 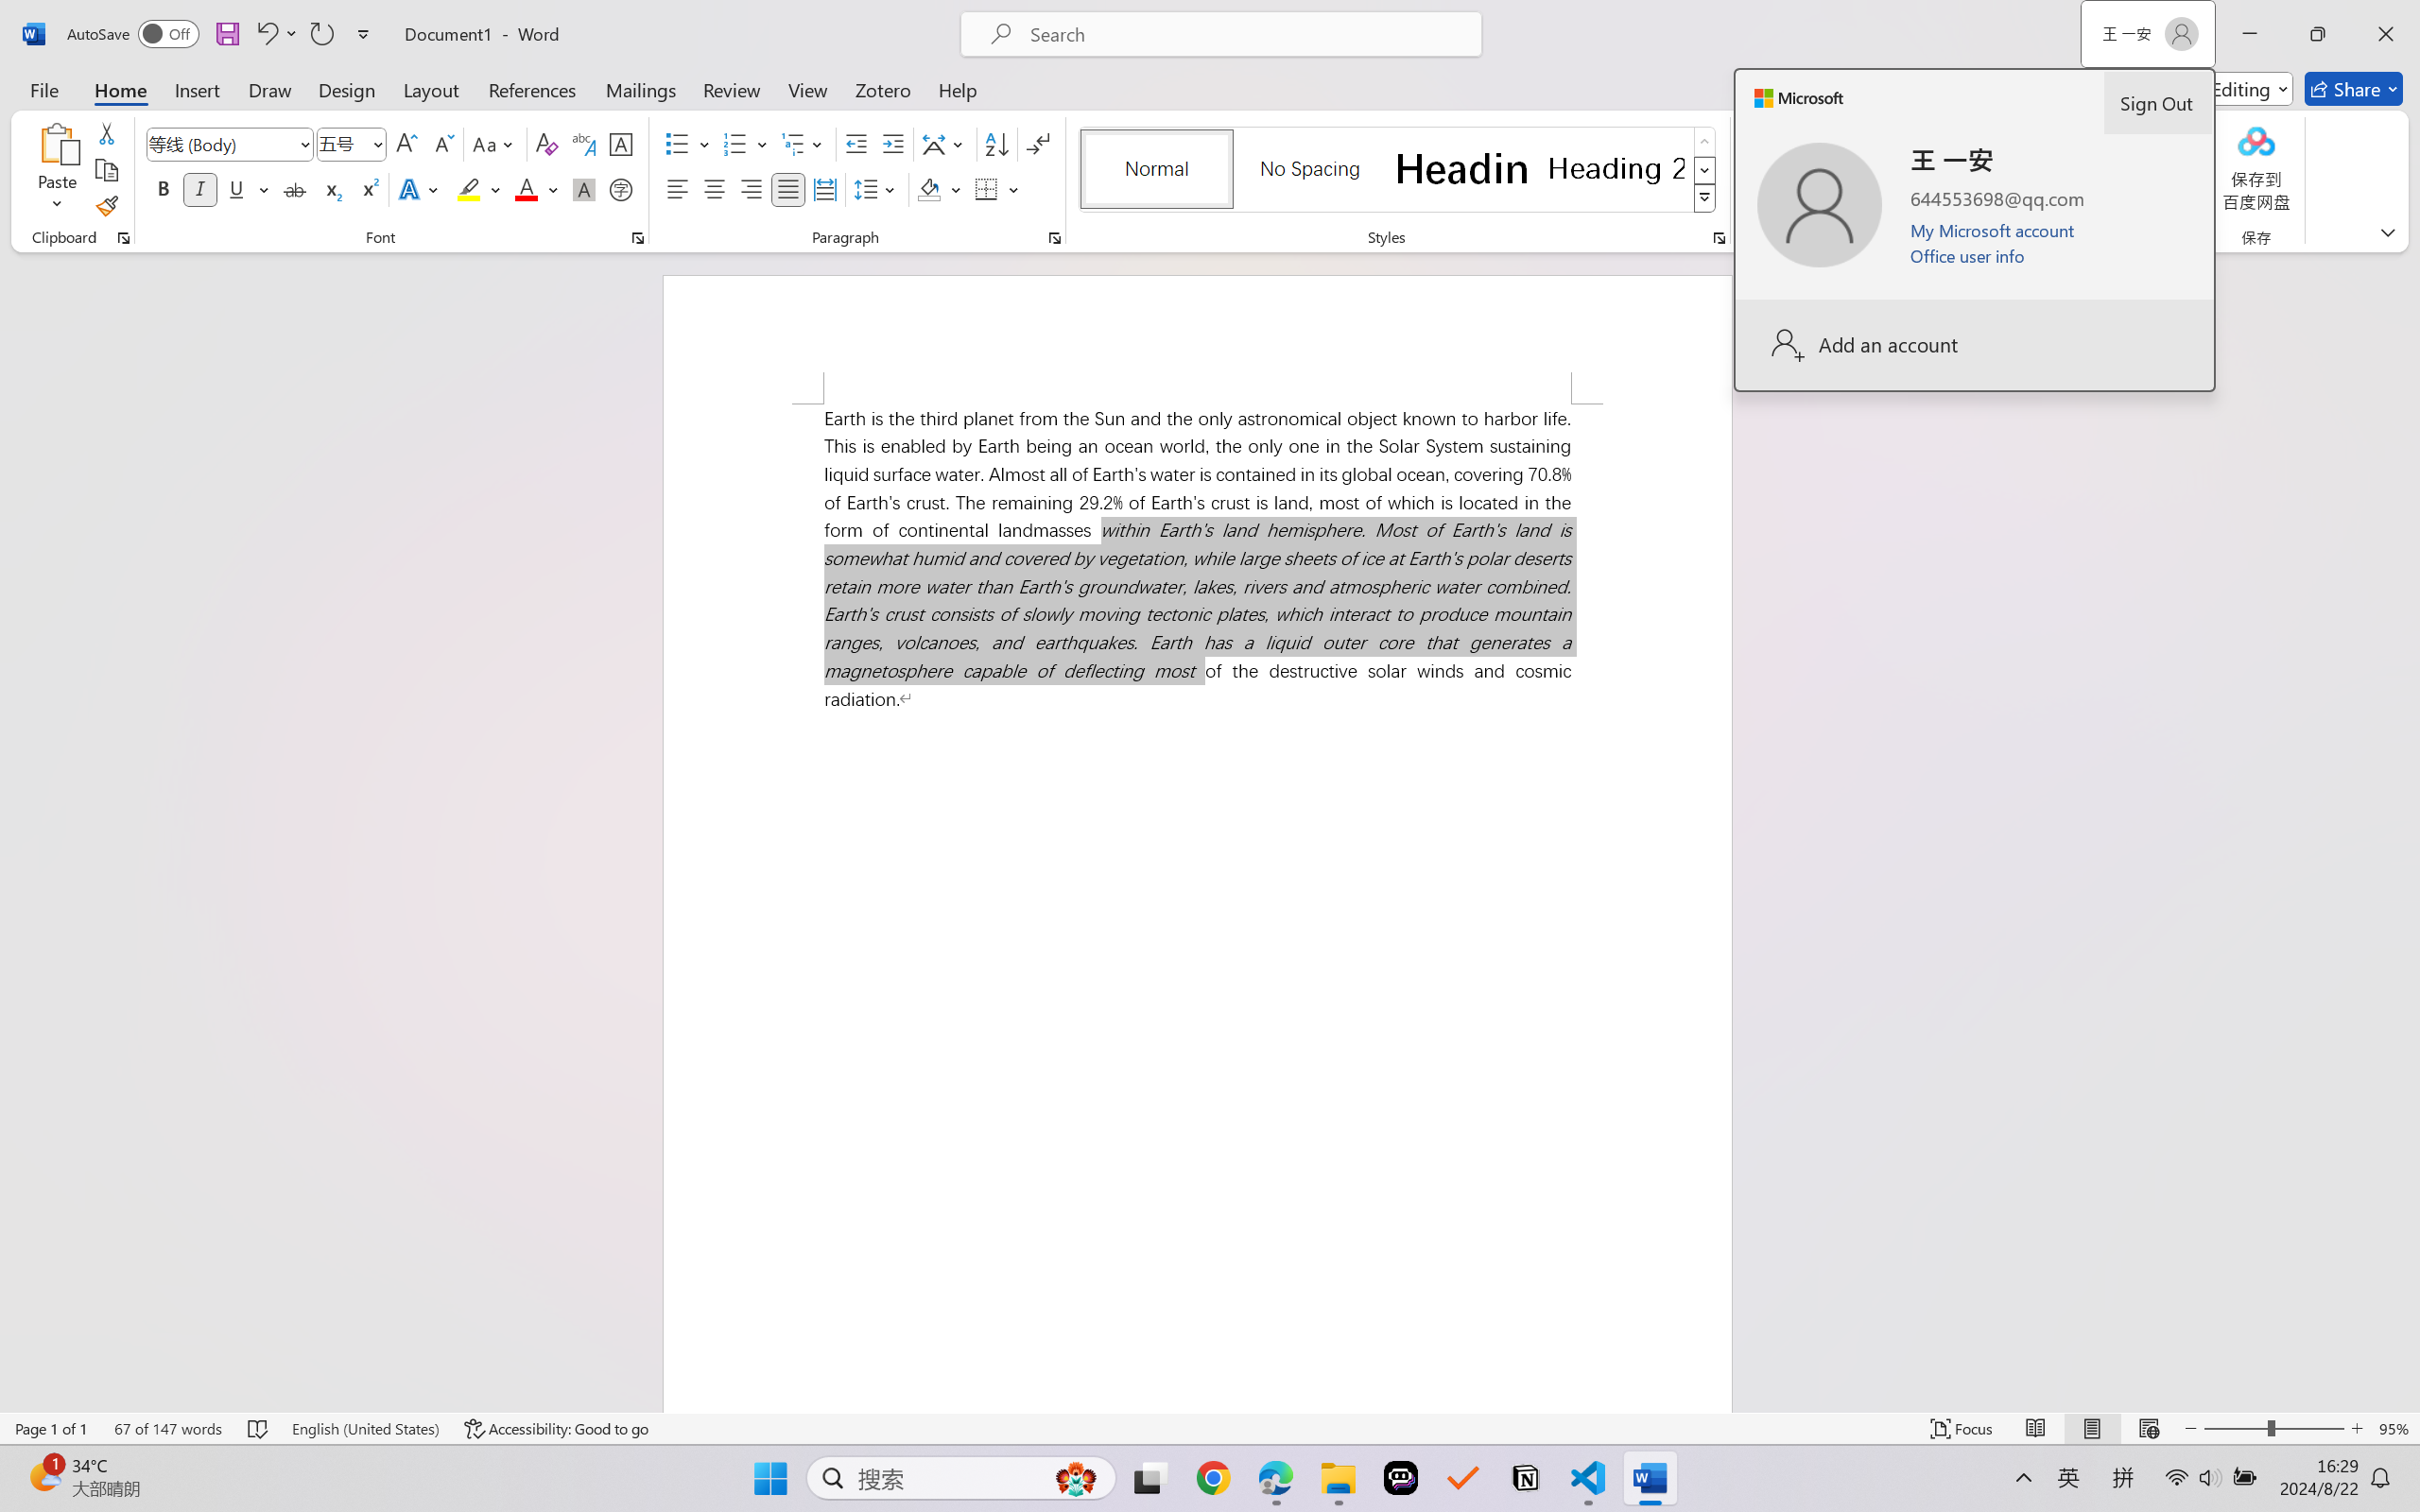 I want to click on 'Font Color', so click(x=536, y=188).